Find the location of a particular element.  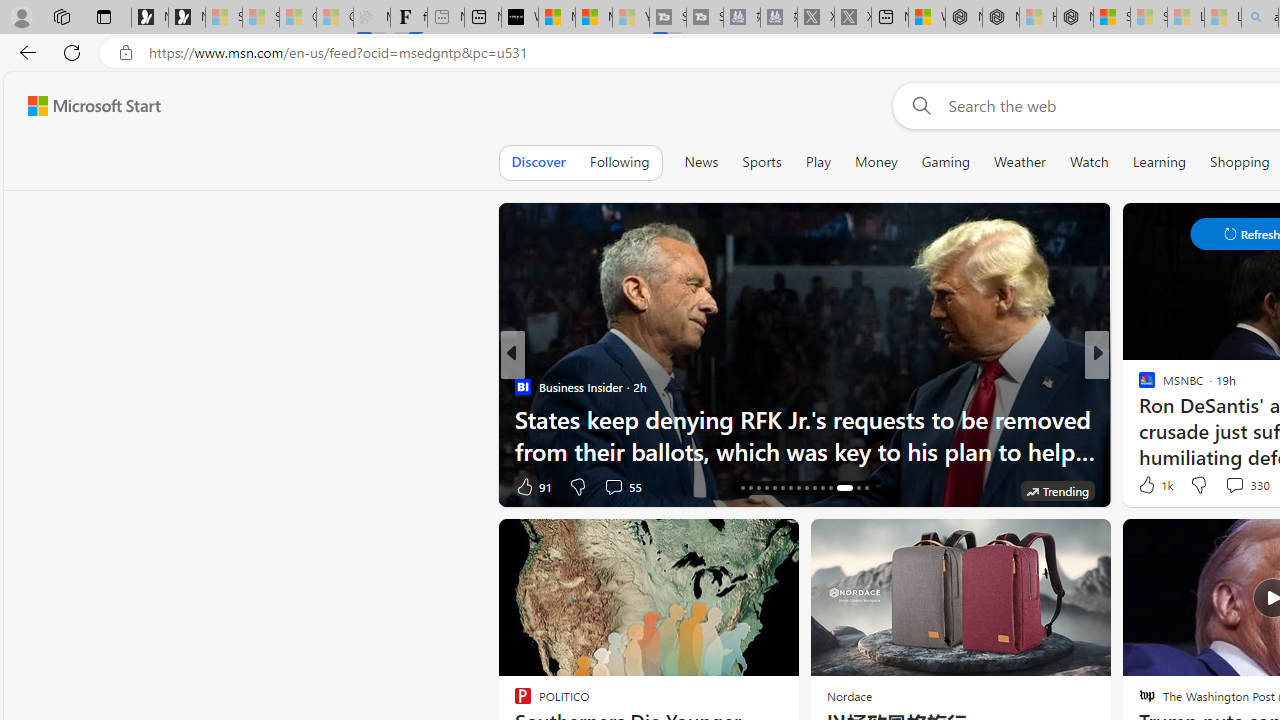

'AutomationID: tab-25' is located at coordinates (814, 488).